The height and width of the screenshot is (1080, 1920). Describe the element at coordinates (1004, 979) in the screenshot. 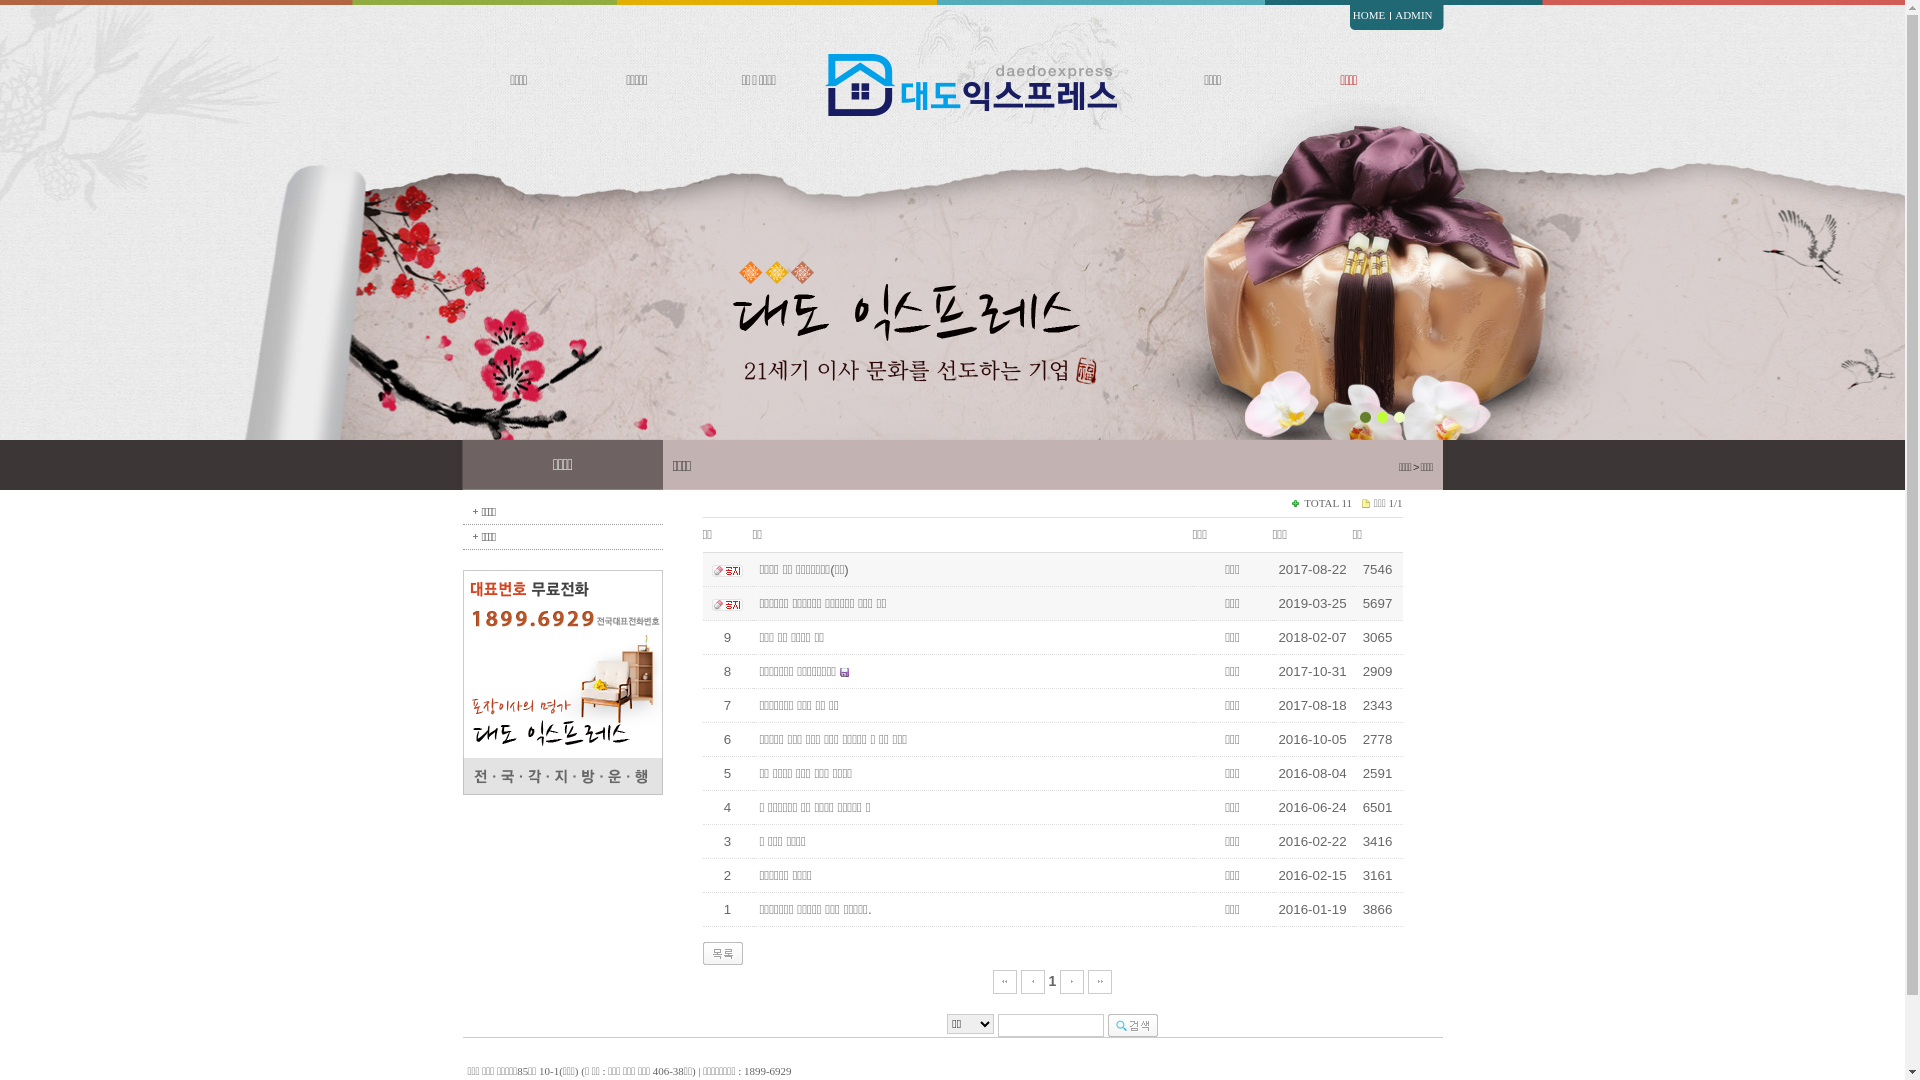

I see `'Go to the first page'` at that location.